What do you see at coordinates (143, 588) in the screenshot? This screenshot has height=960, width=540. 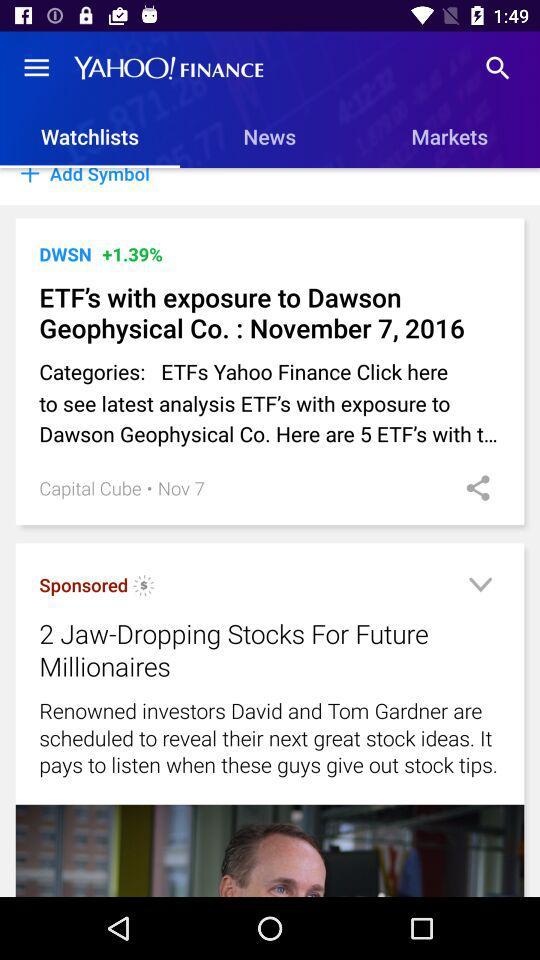 I see `icon below capital cube item` at bounding box center [143, 588].